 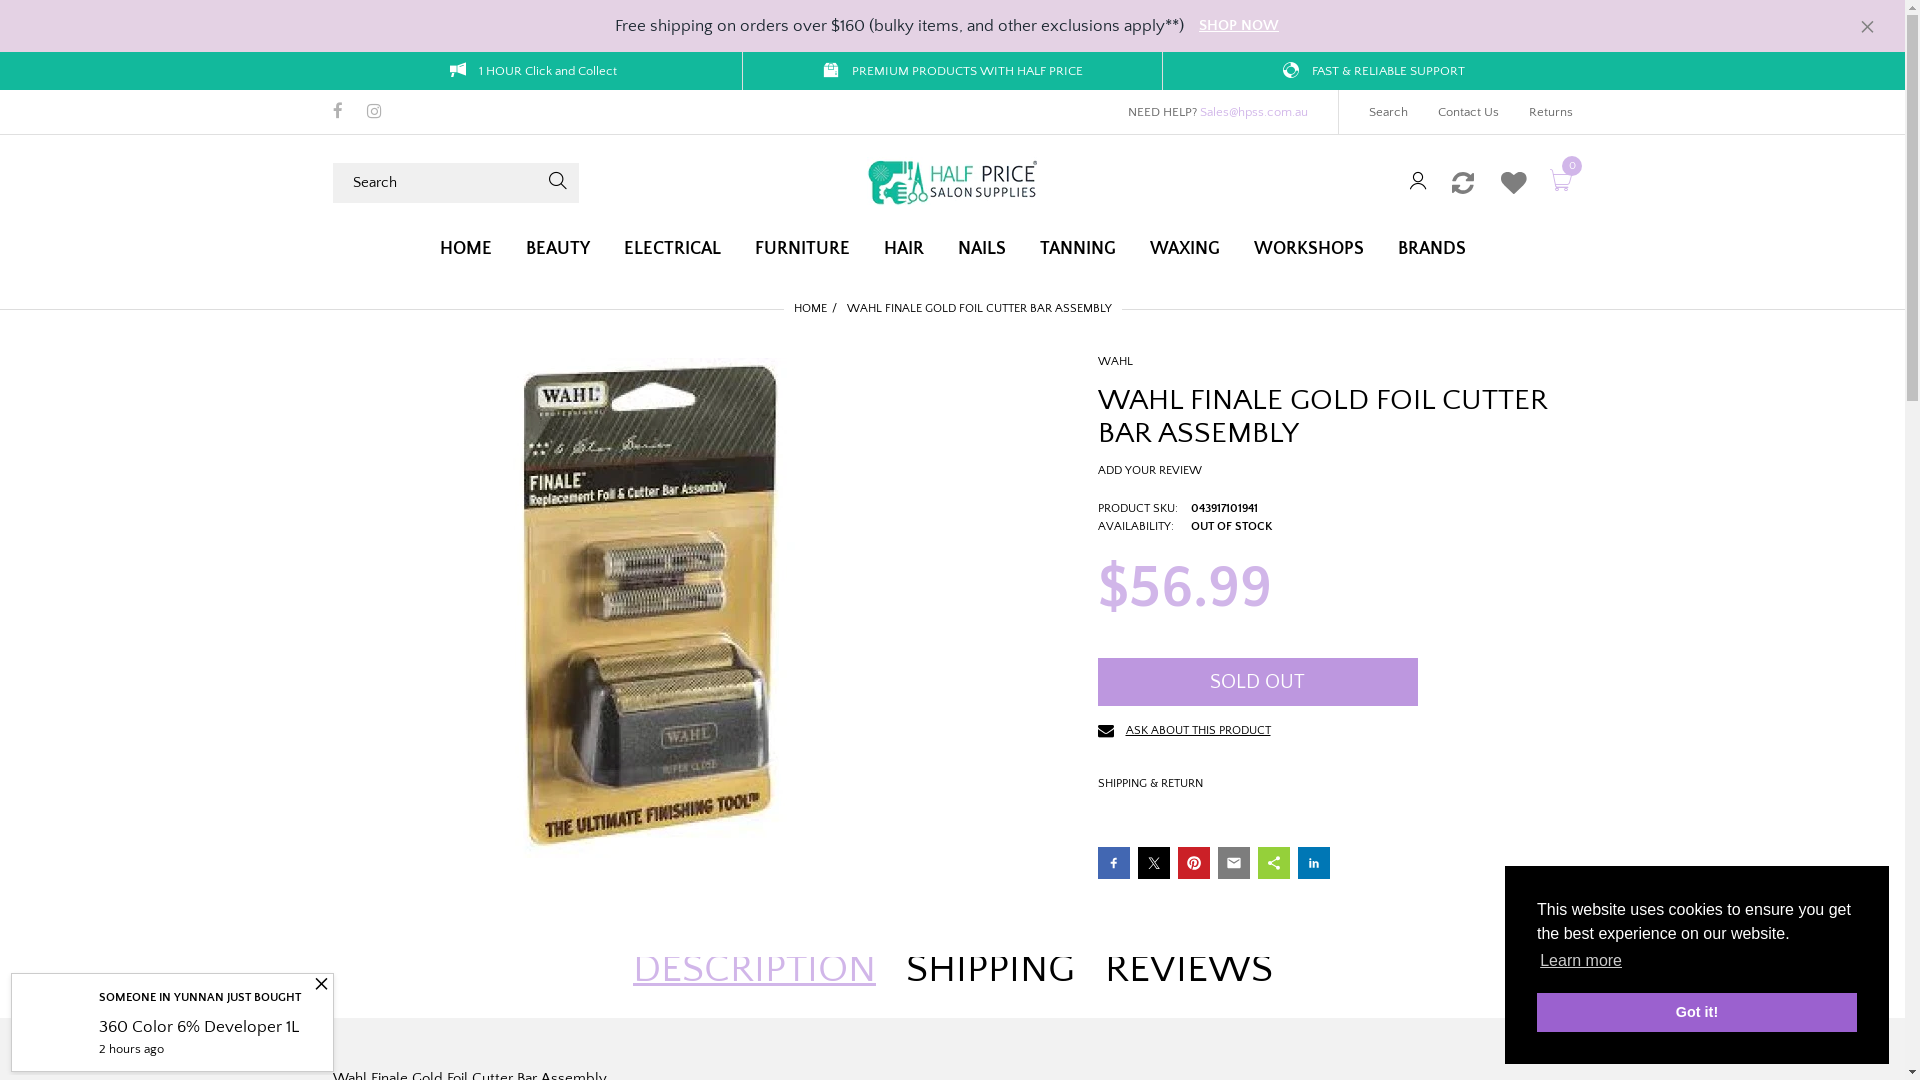 What do you see at coordinates (801, 248) in the screenshot?
I see `'FURNITURE'` at bounding box center [801, 248].